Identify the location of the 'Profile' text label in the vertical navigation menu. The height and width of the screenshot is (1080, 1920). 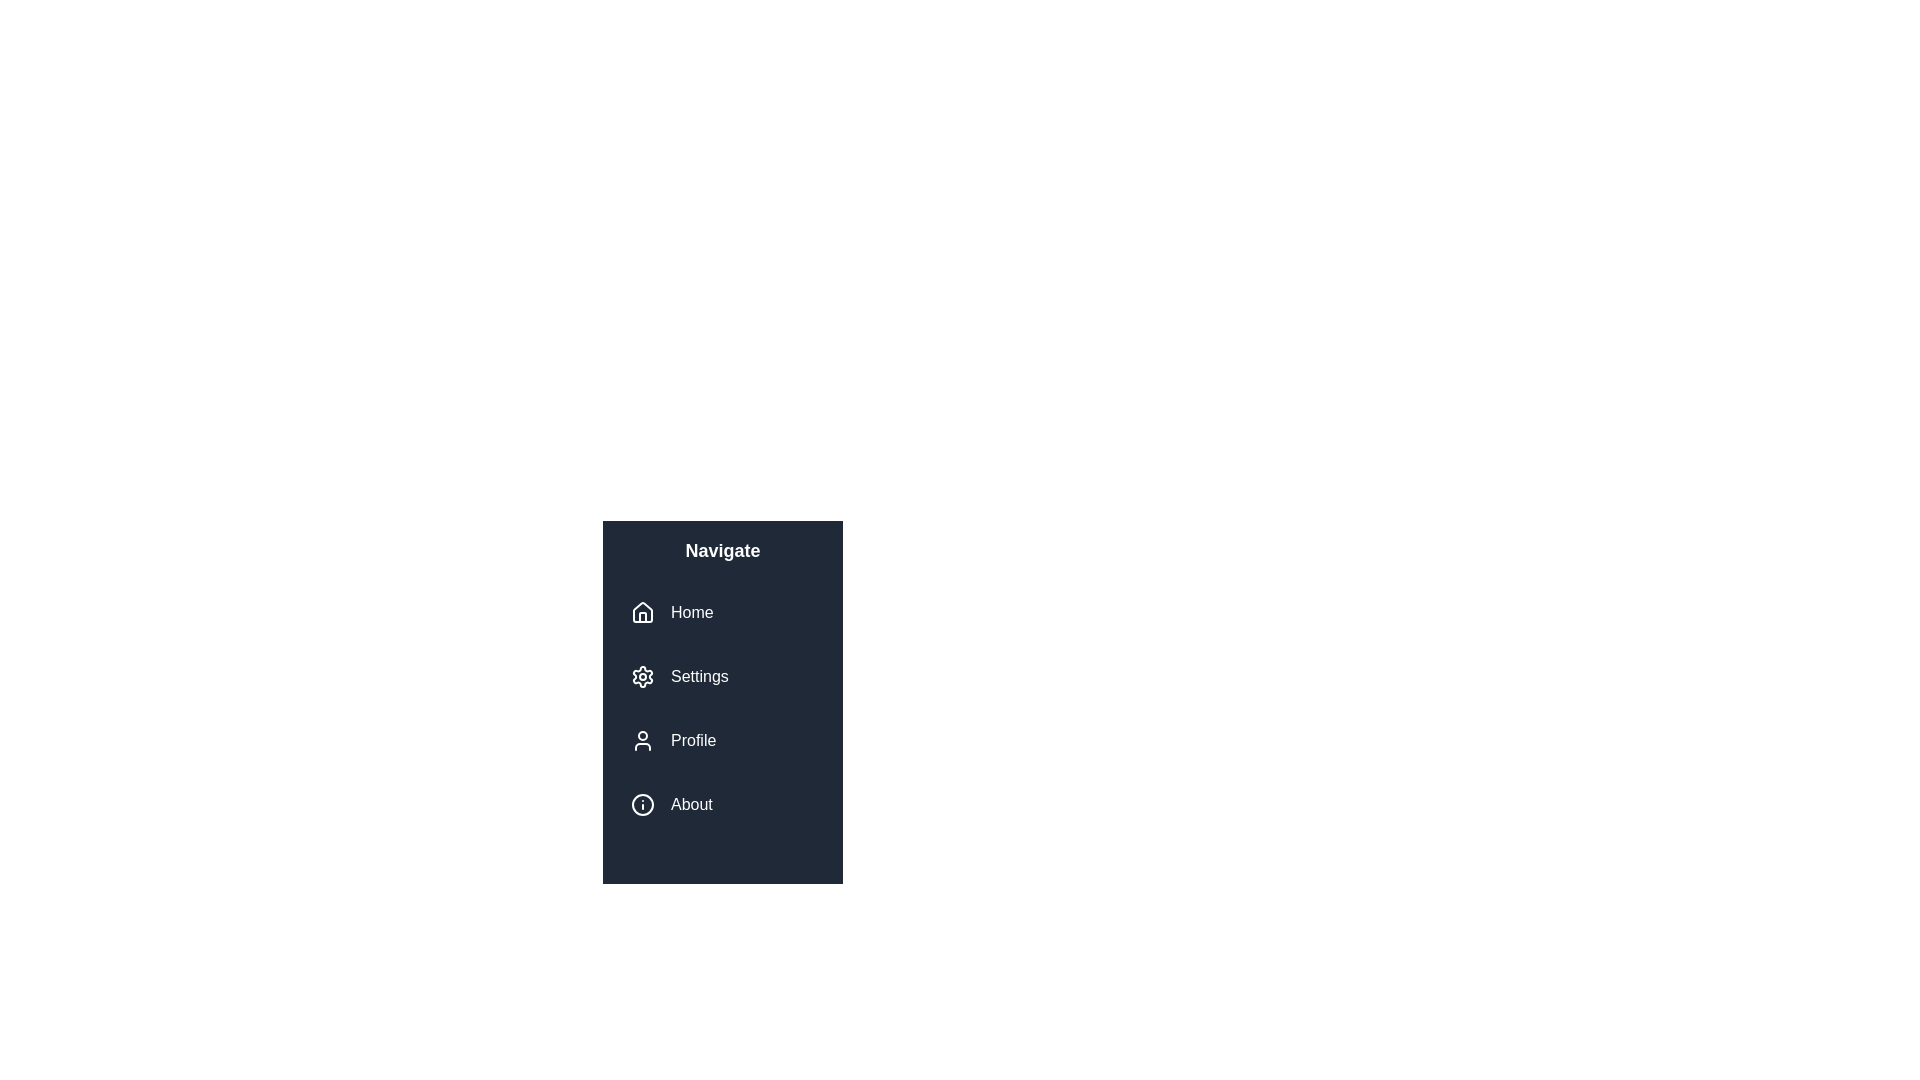
(693, 740).